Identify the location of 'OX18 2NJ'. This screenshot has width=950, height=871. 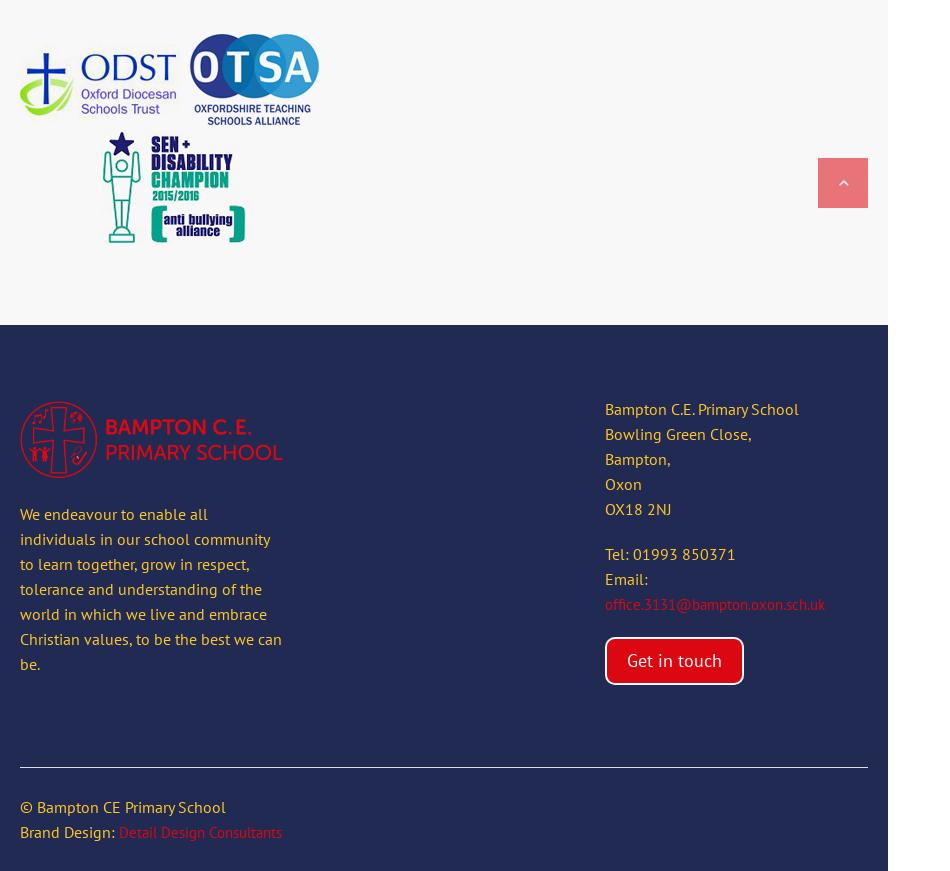
(637, 509).